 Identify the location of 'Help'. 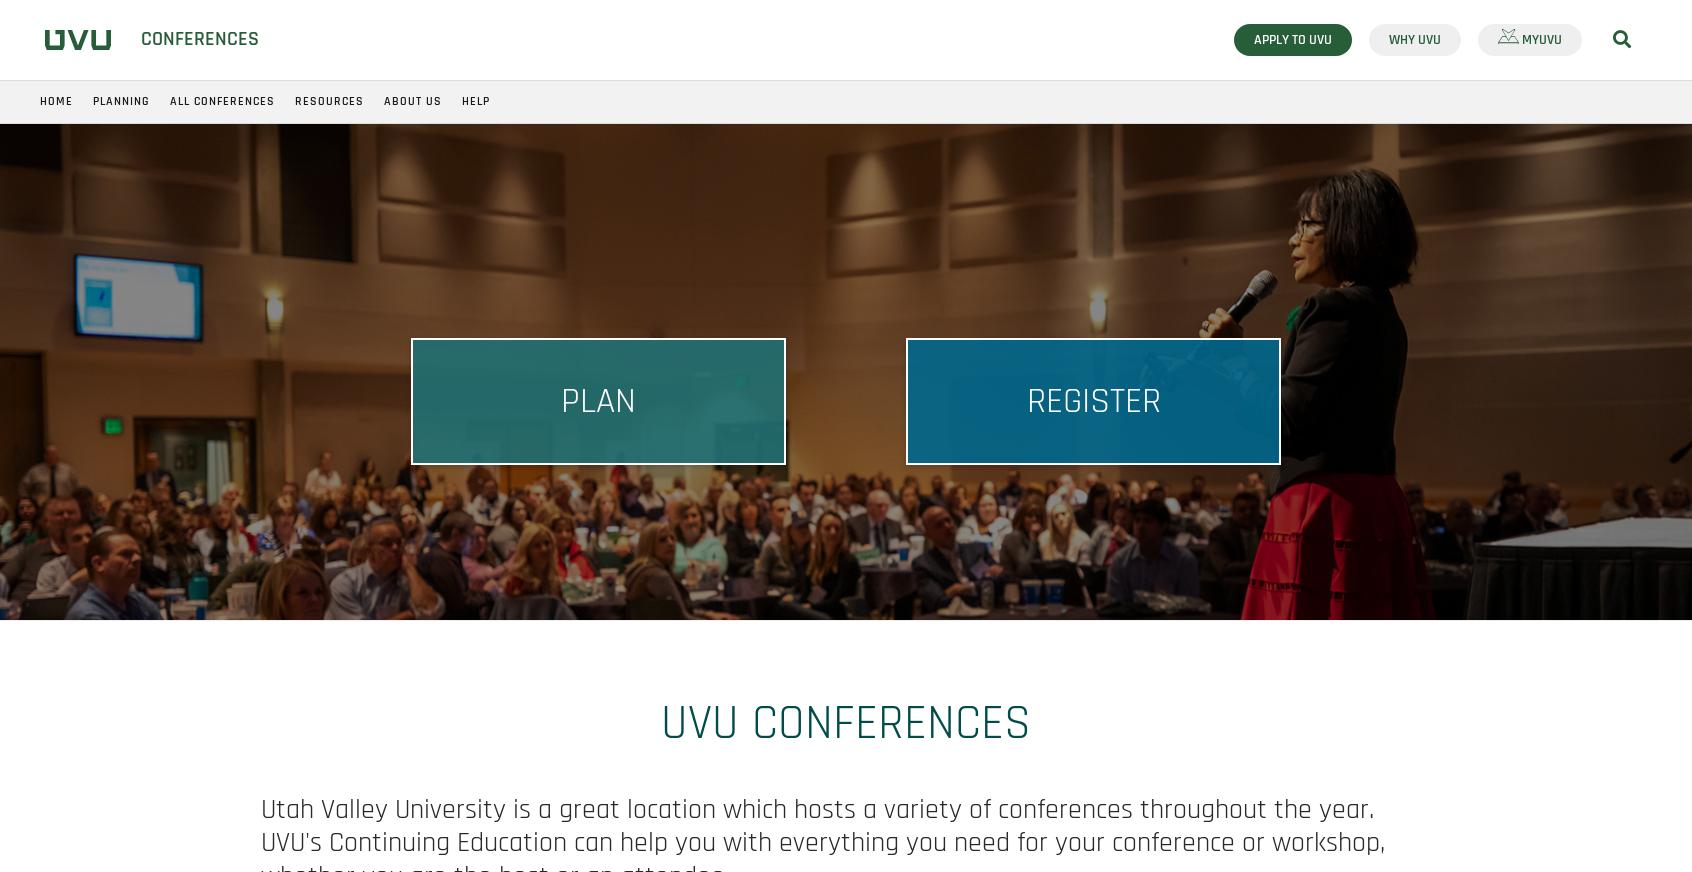
(474, 100).